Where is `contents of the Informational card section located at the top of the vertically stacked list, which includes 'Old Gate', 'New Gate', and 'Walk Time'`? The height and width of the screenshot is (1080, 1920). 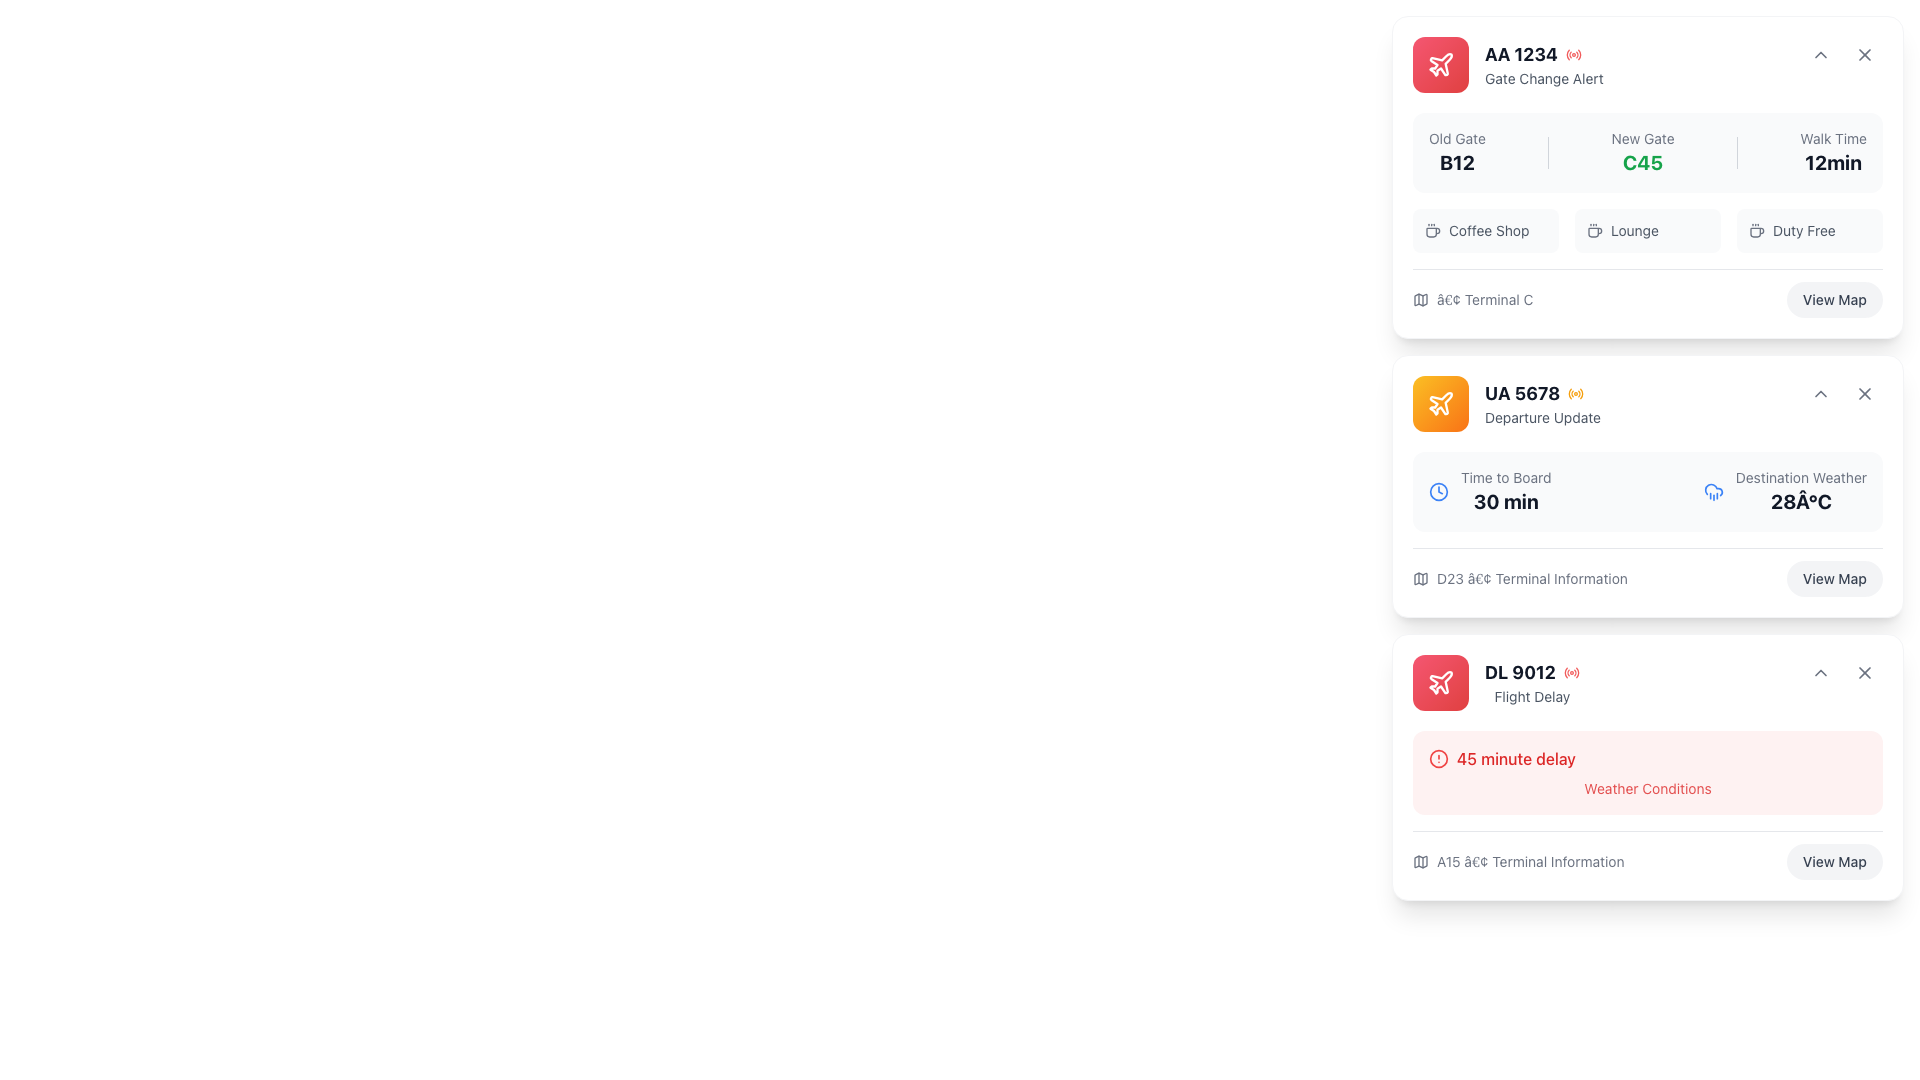 contents of the Informational card section located at the top of the vertically stacked list, which includes 'Old Gate', 'New Gate', and 'Walk Time' is located at coordinates (1647, 152).